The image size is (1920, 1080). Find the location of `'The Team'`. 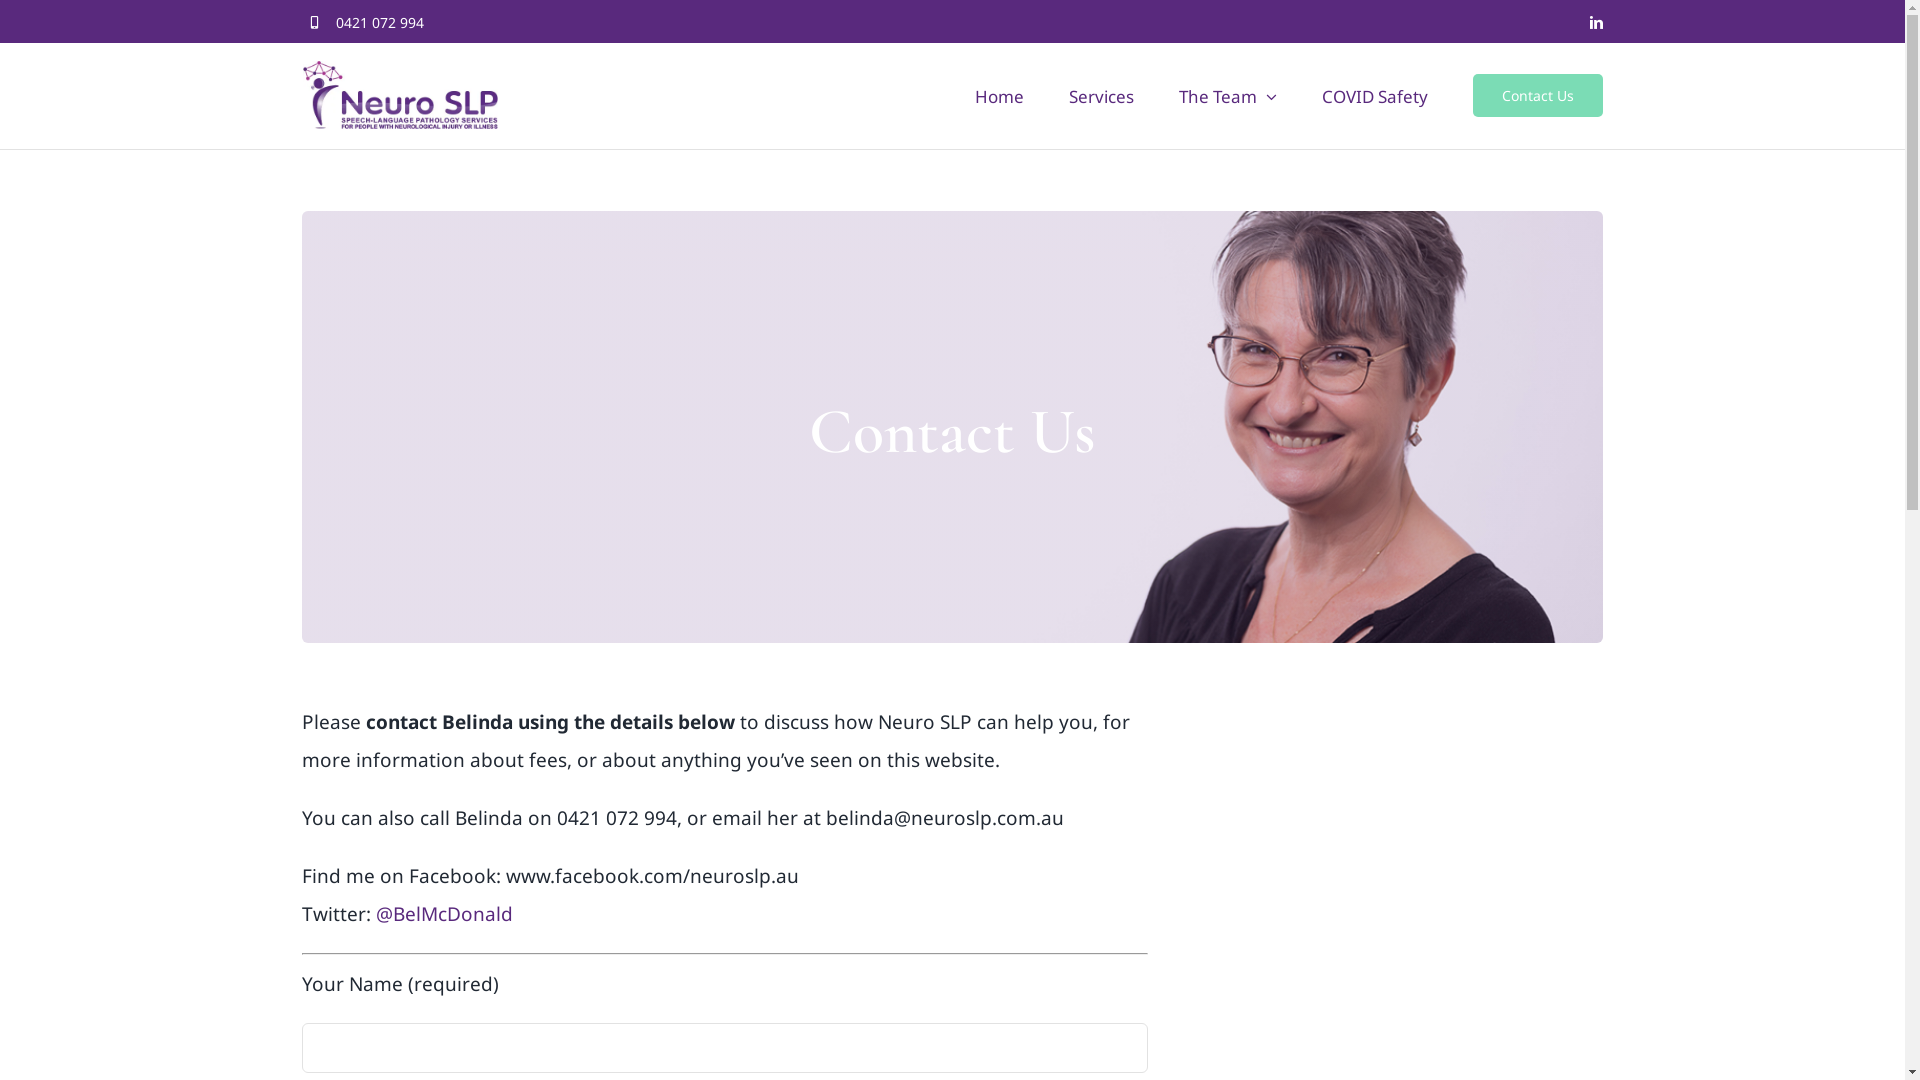

'The Team' is located at coordinates (1227, 95).